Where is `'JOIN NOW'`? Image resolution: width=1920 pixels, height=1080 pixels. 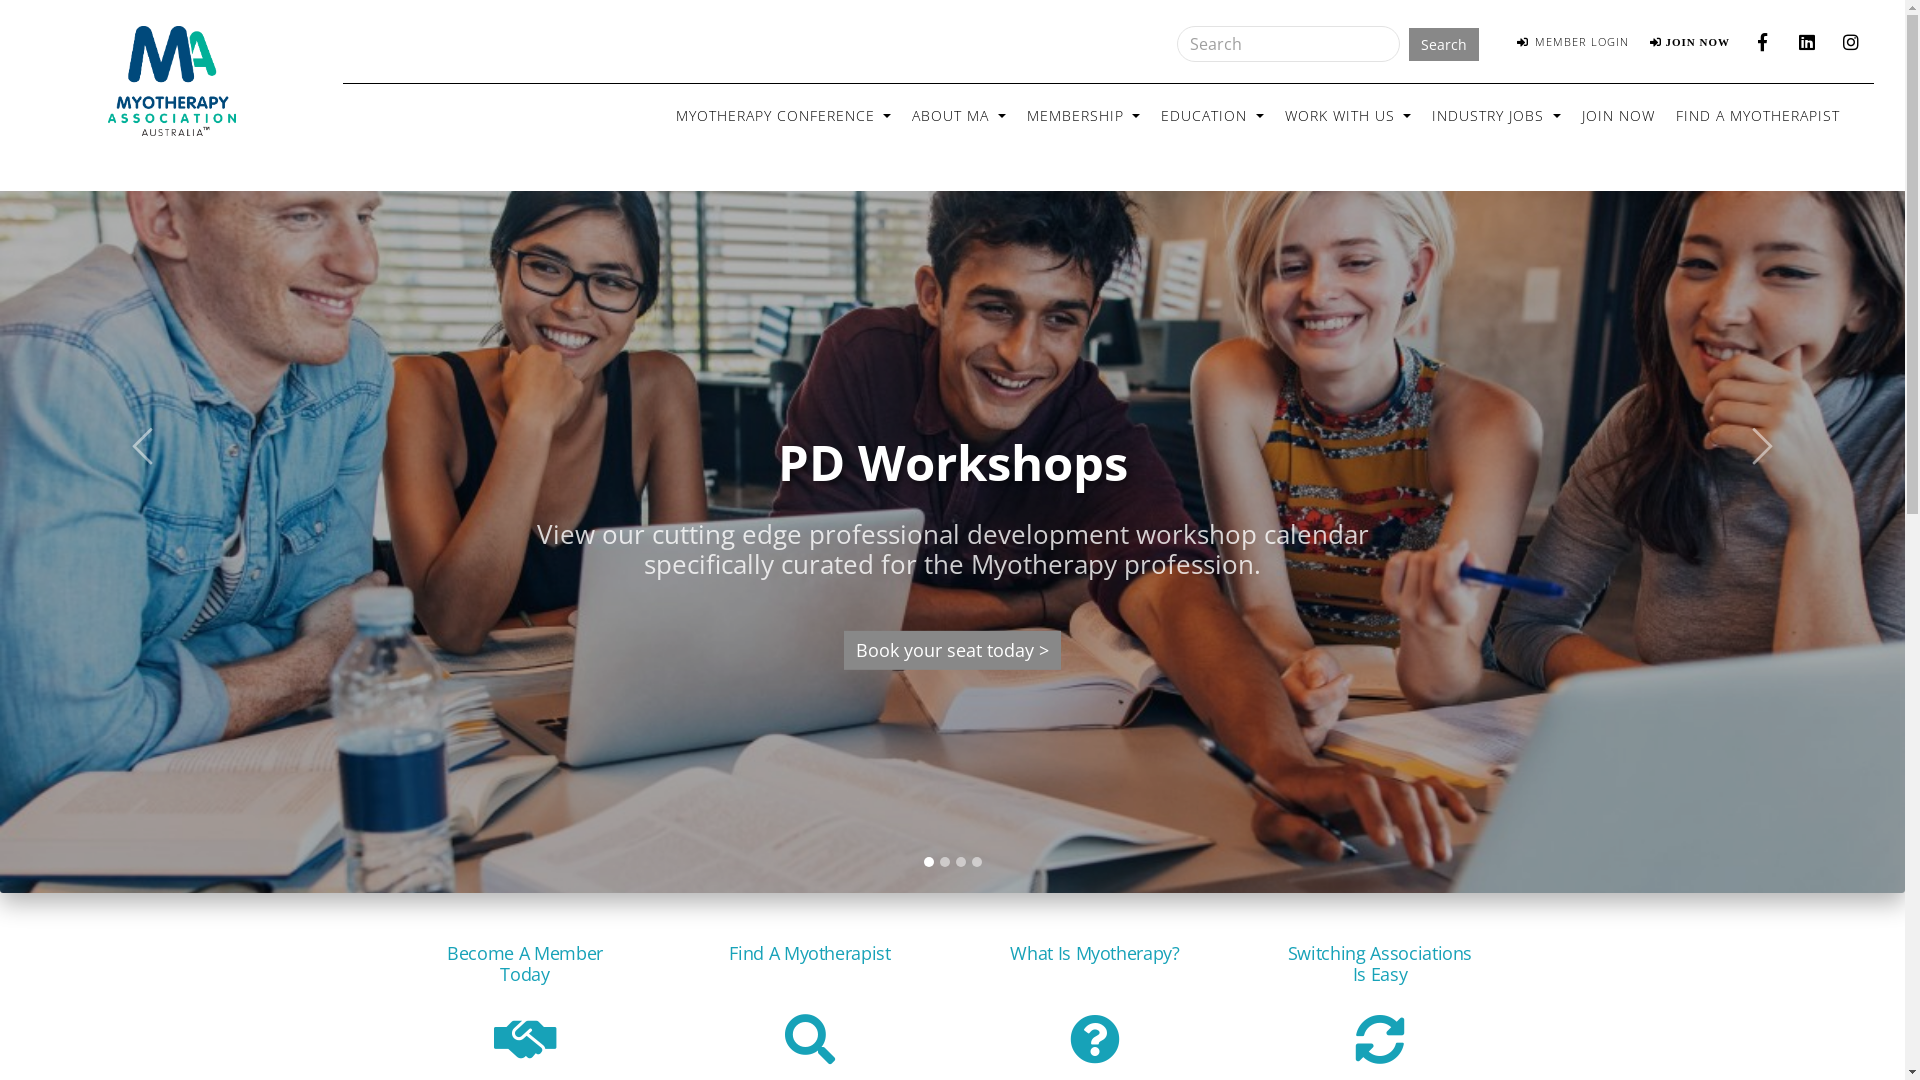
'JOIN NOW' is located at coordinates (1689, 42).